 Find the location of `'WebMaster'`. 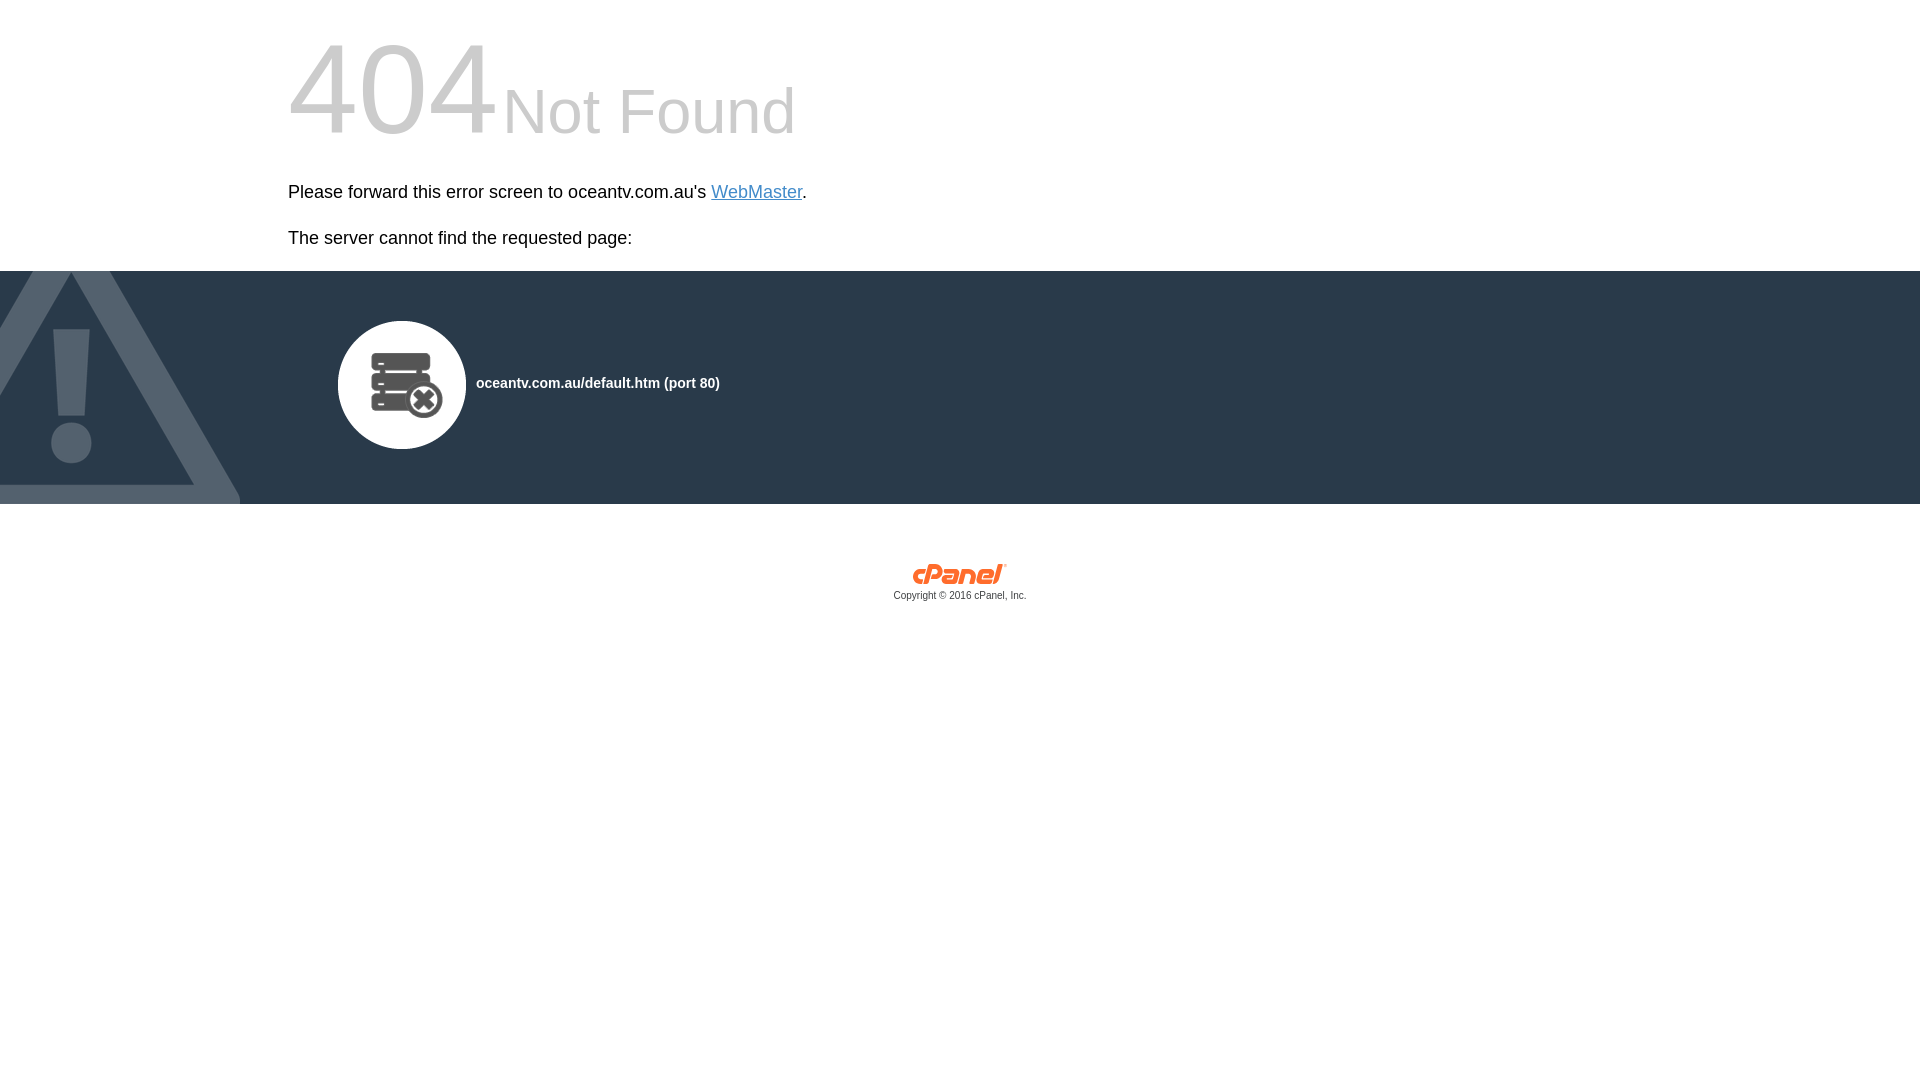

'WebMaster' is located at coordinates (755, 192).